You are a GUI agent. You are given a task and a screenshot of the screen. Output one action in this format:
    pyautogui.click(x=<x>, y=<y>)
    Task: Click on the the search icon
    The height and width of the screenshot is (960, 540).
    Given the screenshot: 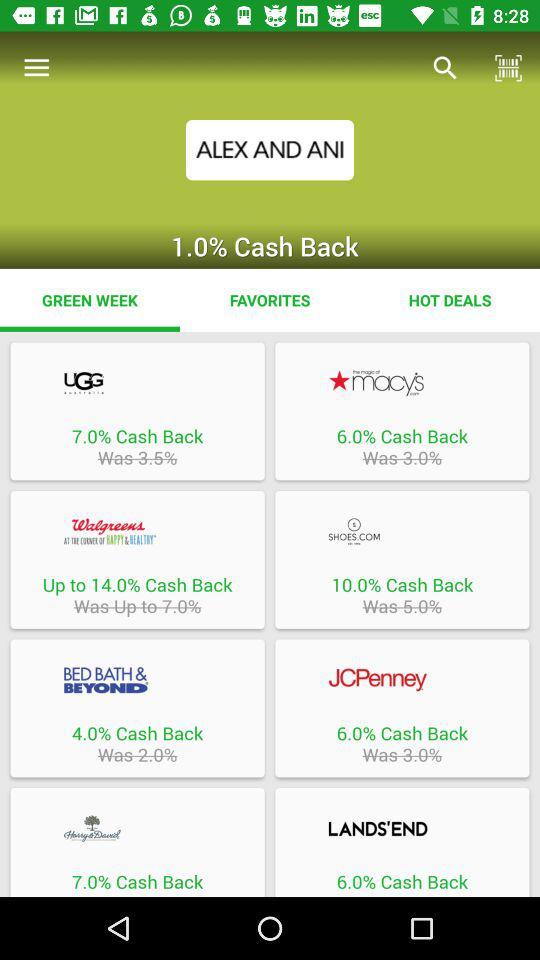 What is the action you would take?
    pyautogui.click(x=445, y=68)
    